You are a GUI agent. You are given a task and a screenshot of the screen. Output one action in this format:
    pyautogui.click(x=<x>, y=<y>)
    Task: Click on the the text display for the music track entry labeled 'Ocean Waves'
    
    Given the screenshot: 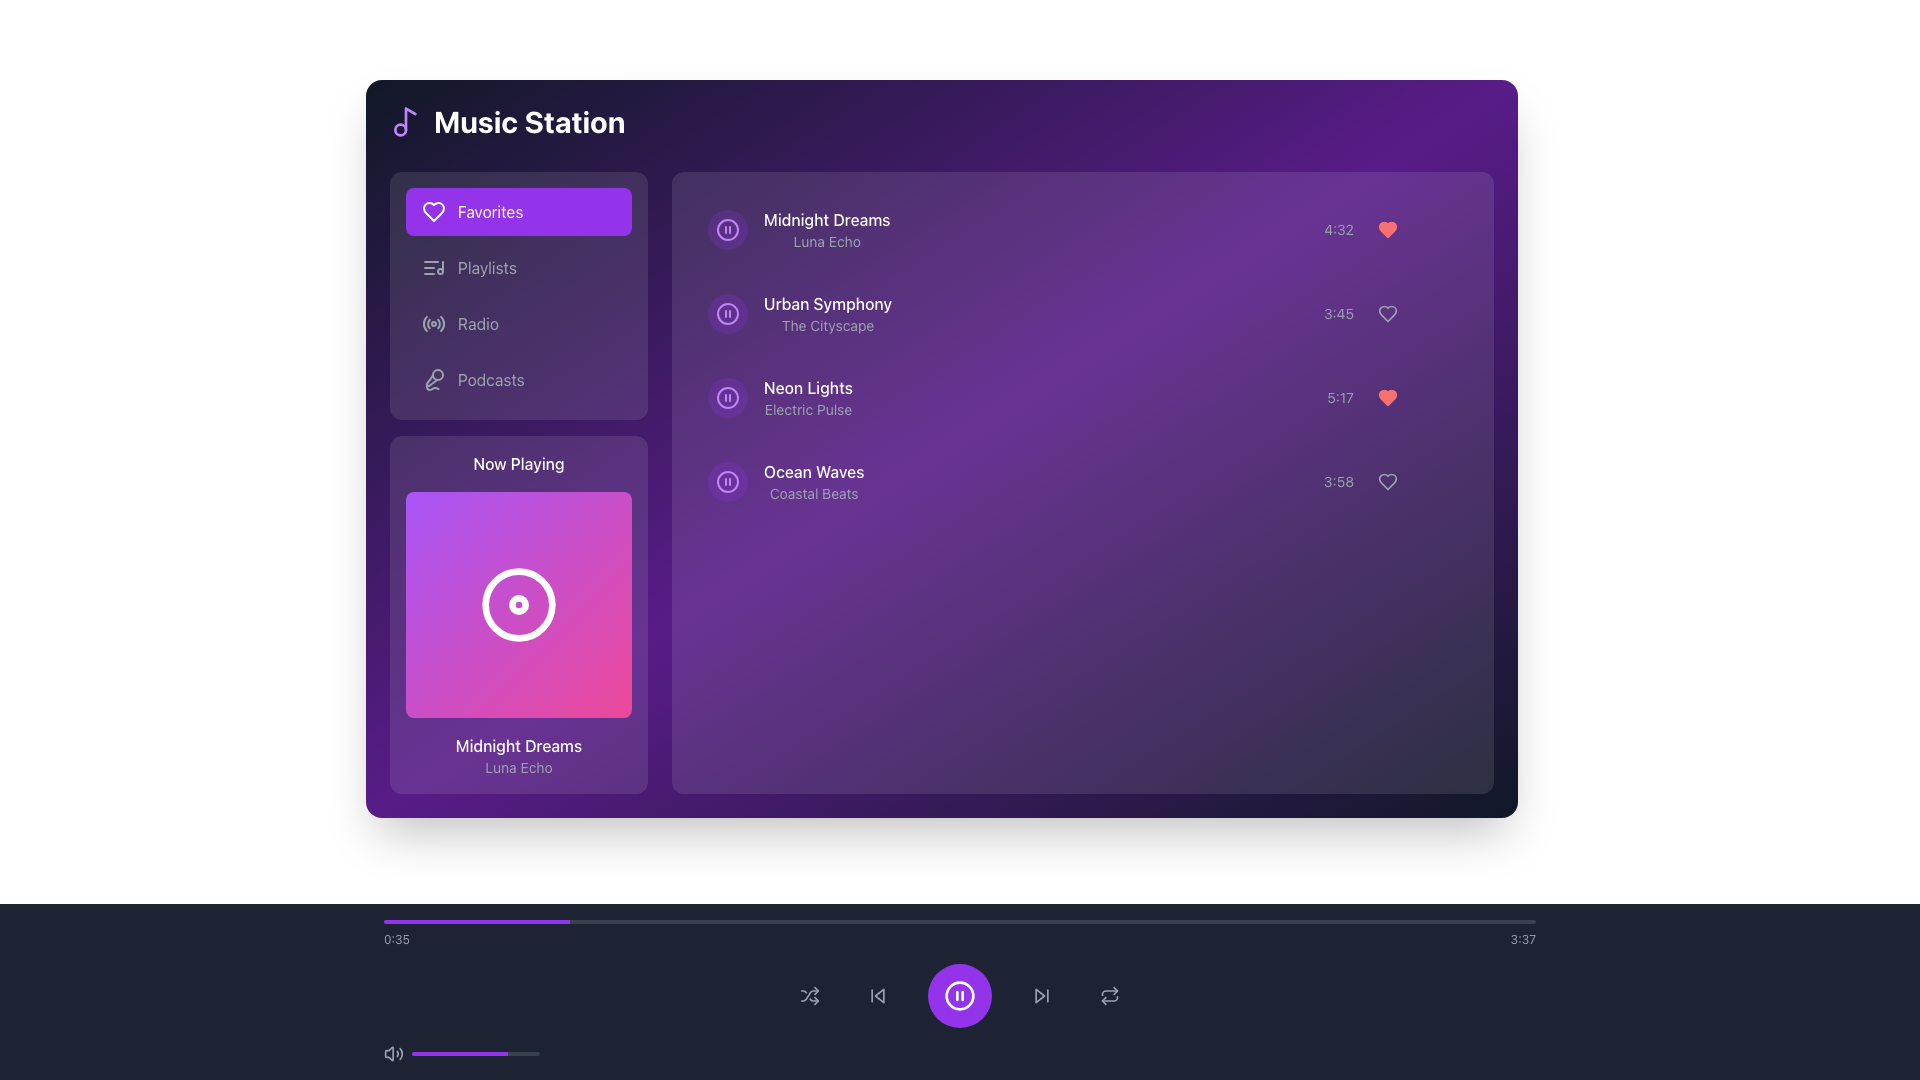 What is the action you would take?
    pyautogui.click(x=785, y=482)
    